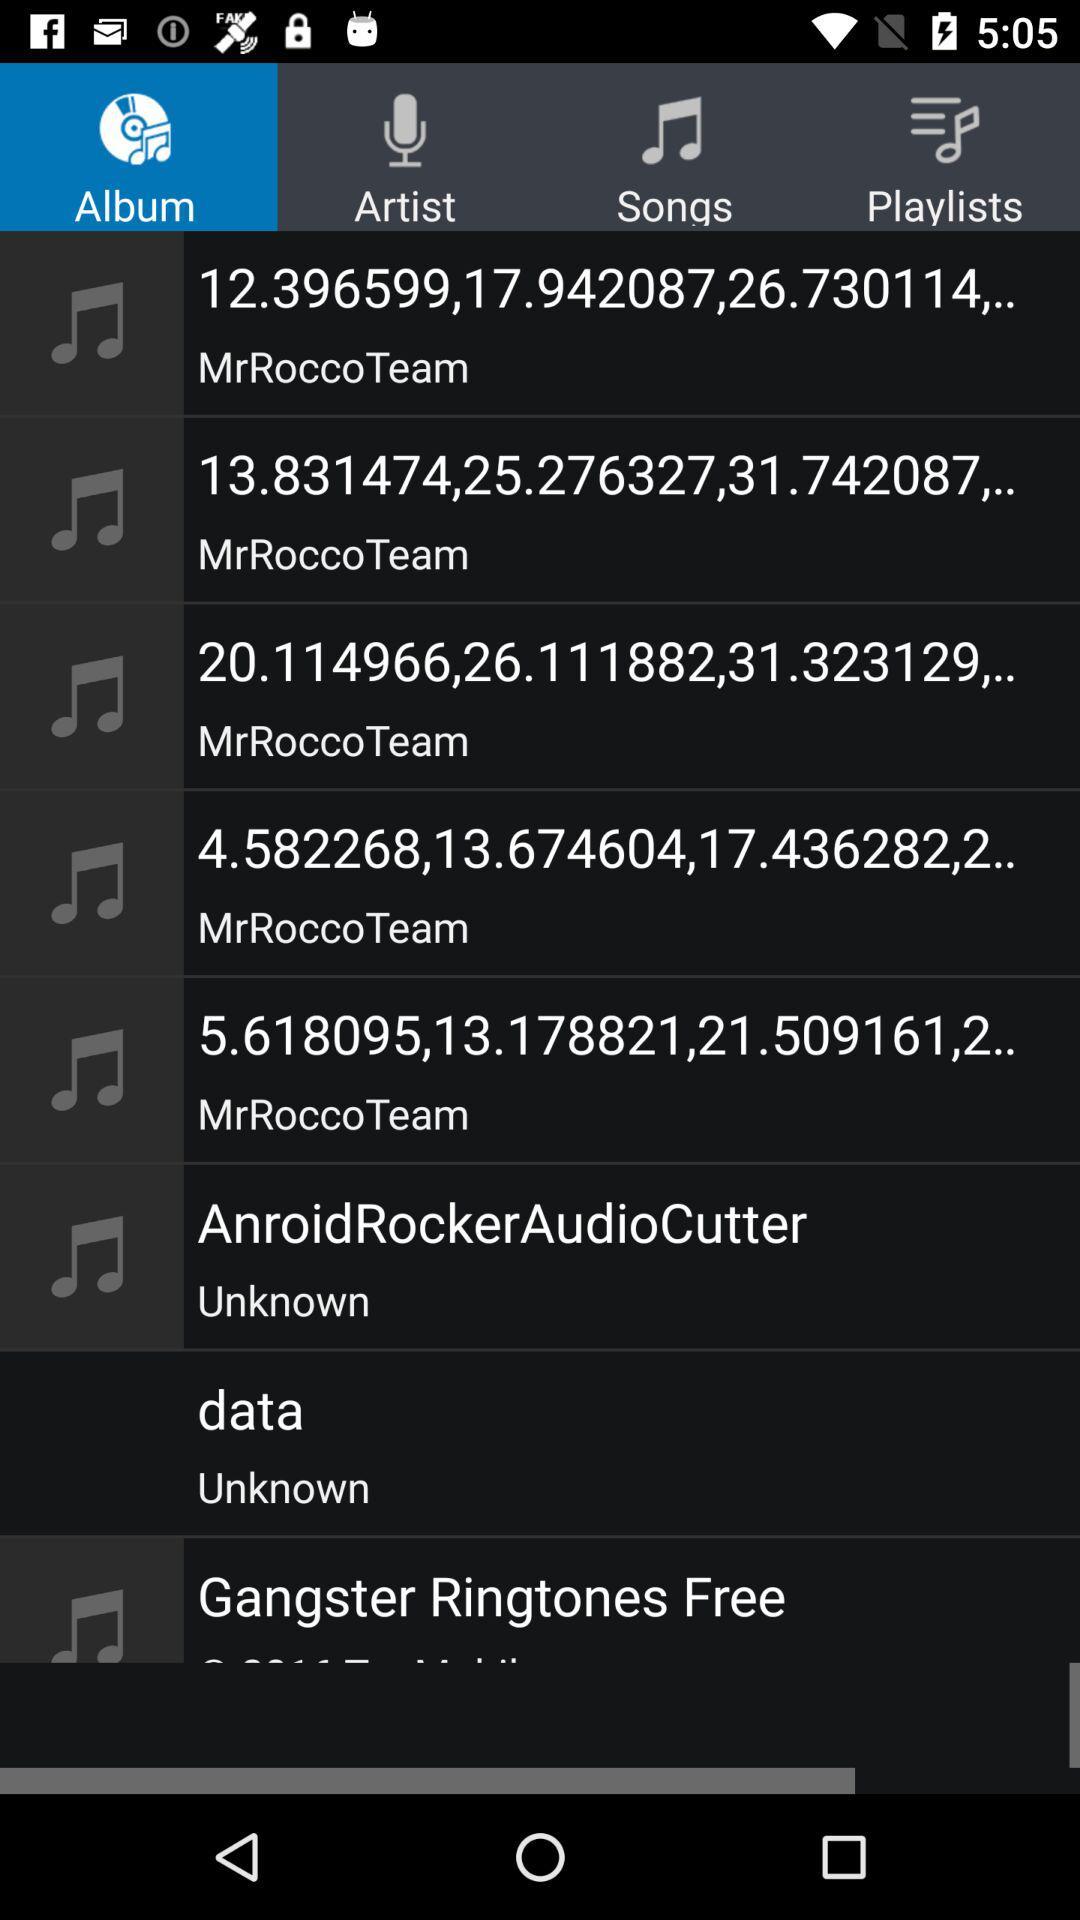 Image resolution: width=1080 pixels, height=1920 pixels. What do you see at coordinates (675, 146) in the screenshot?
I see `the songs` at bounding box center [675, 146].